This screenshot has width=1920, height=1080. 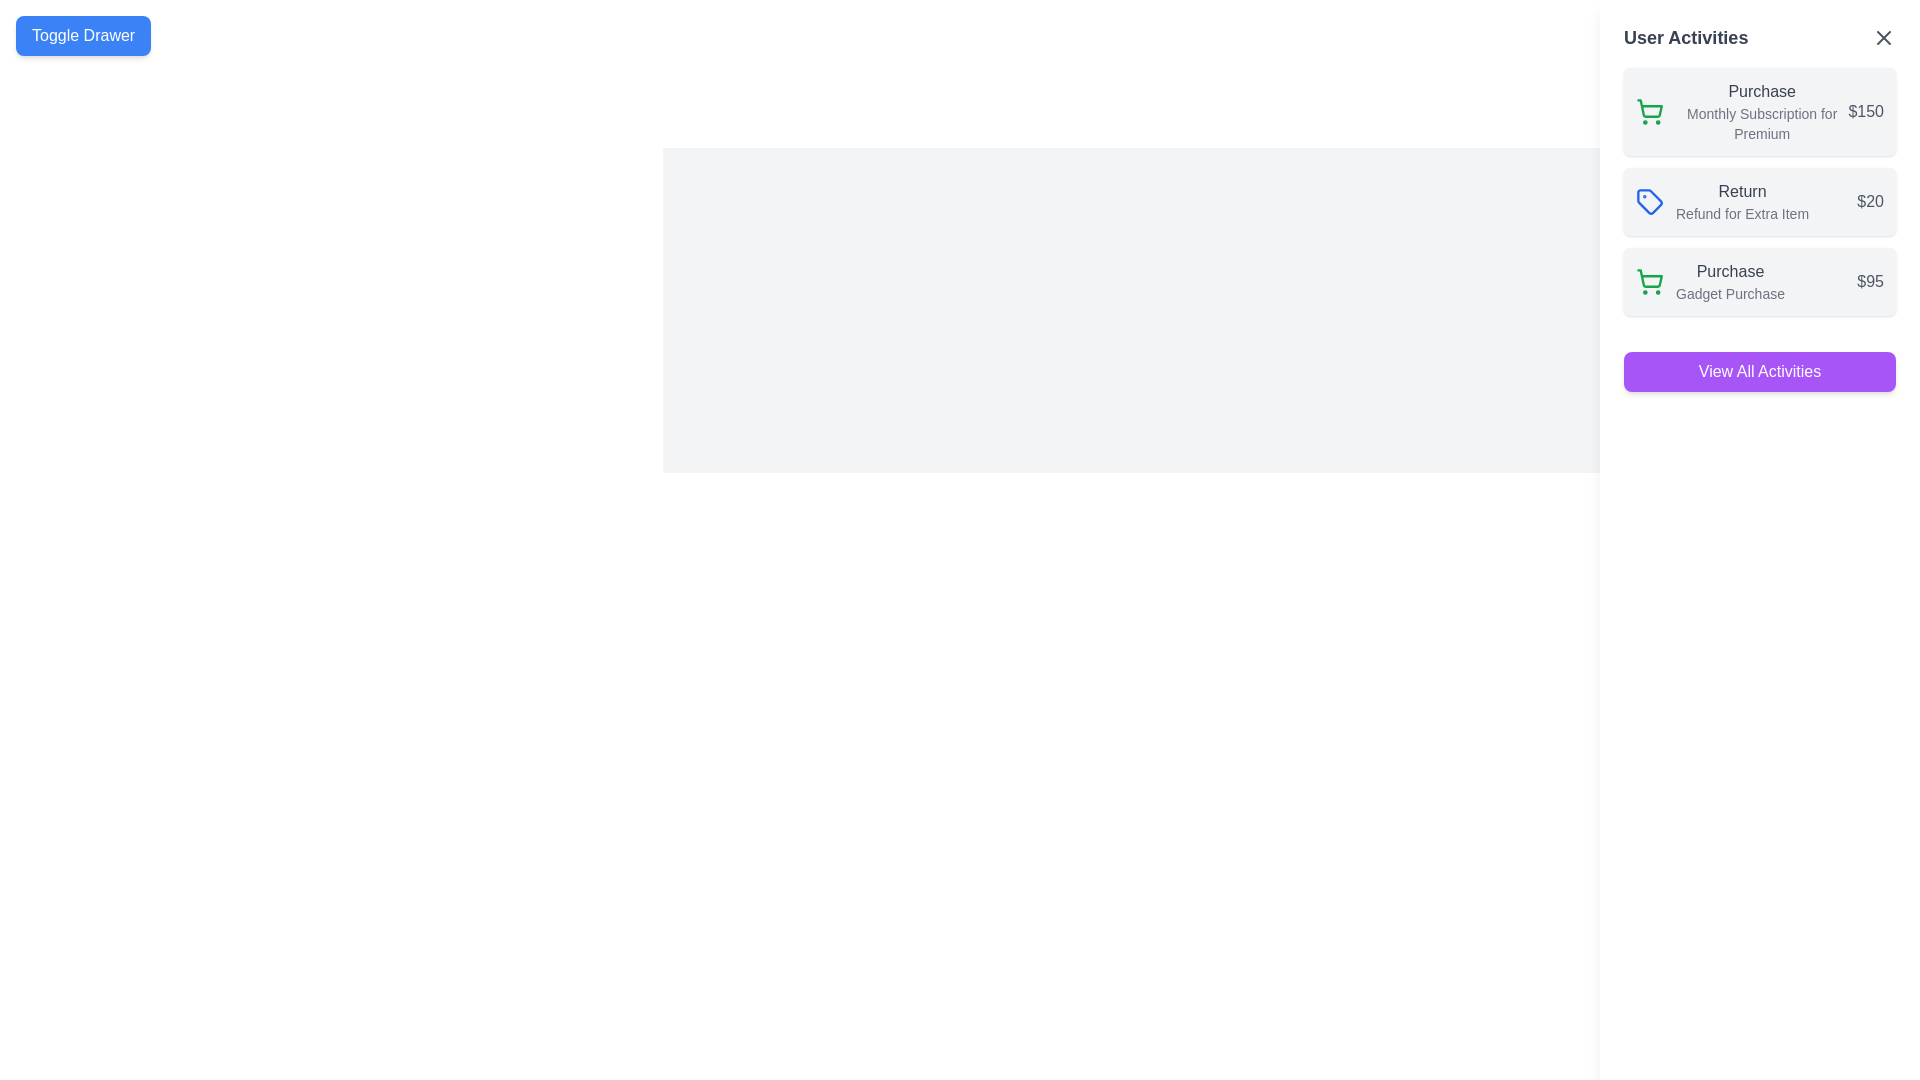 What do you see at coordinates (1762, 123) in the screenshot?
I see `the static text label displaying 'Monthly Subscription for Premium' located under the header 'Purchase' in the 'User Activities' section` at bounding box center [1762, 123].